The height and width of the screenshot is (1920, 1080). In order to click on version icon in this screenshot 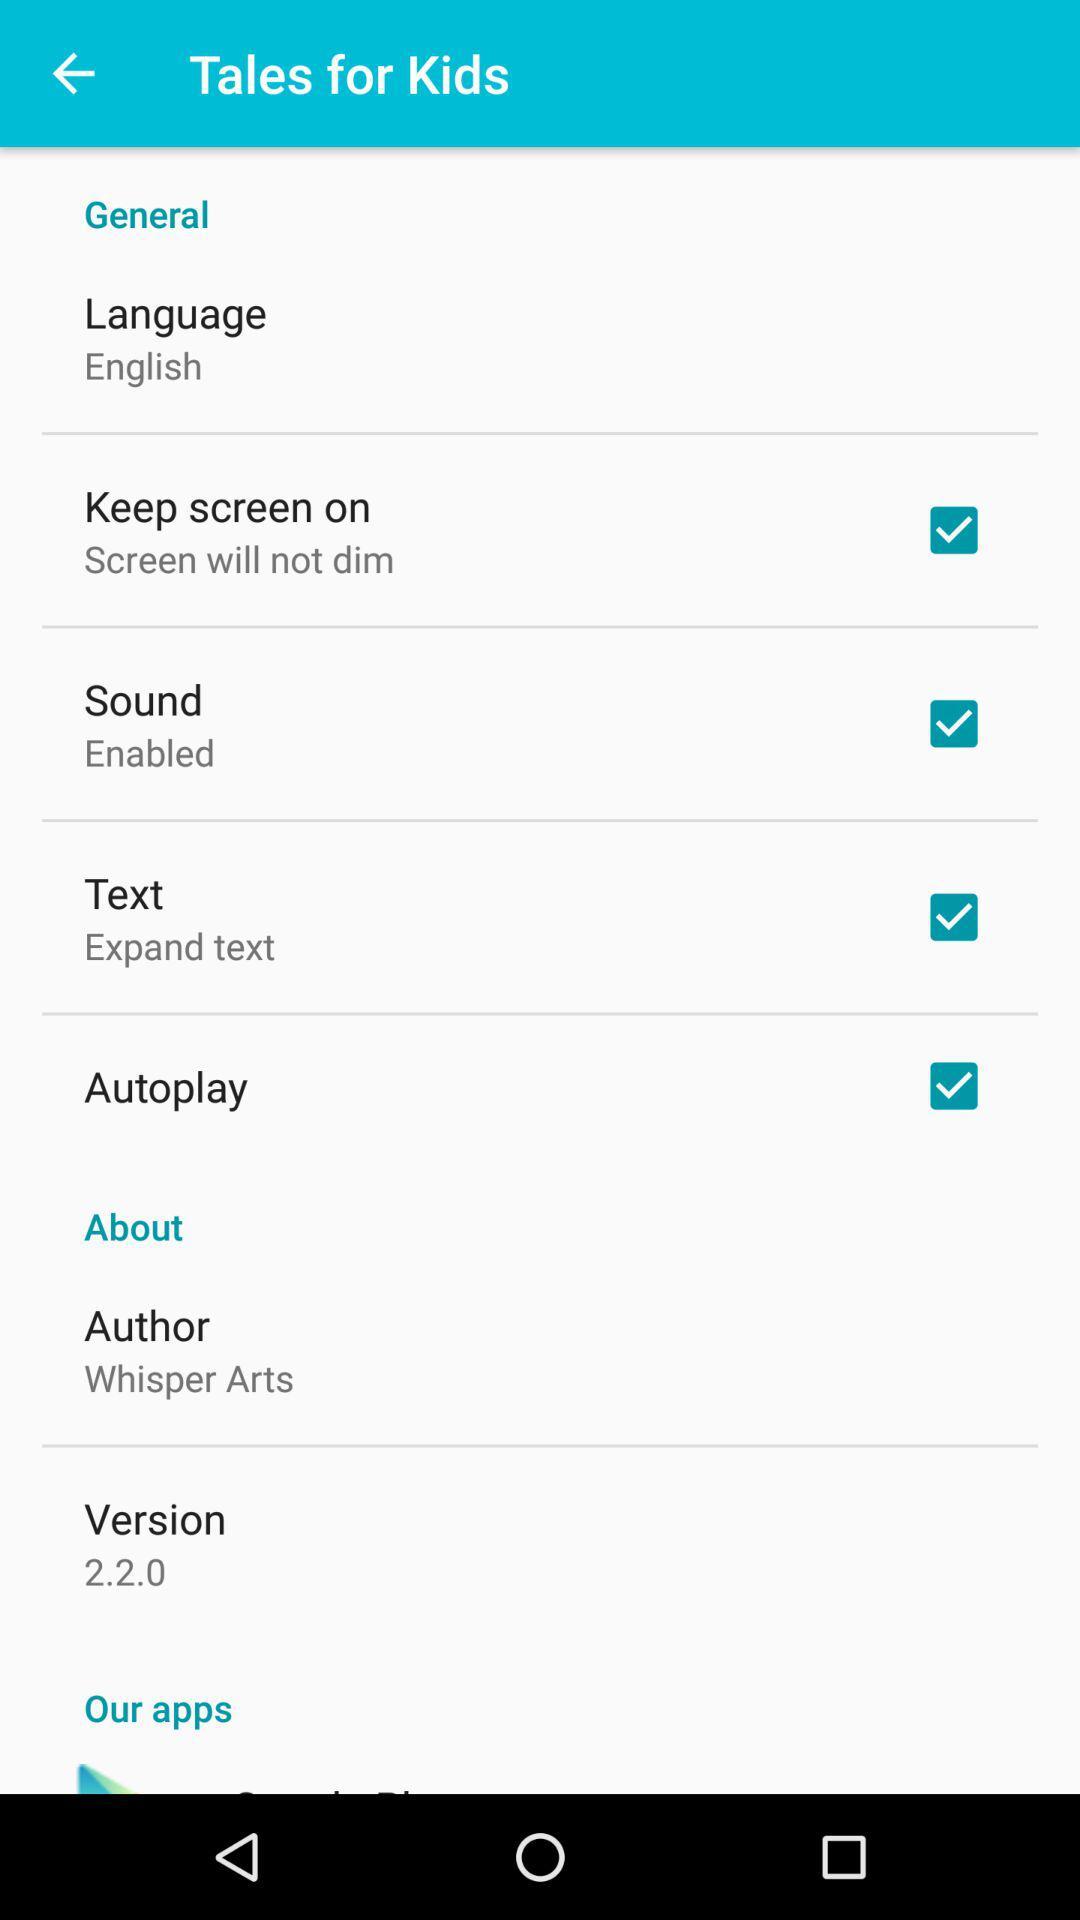, I will do `click(154, 1517)`.